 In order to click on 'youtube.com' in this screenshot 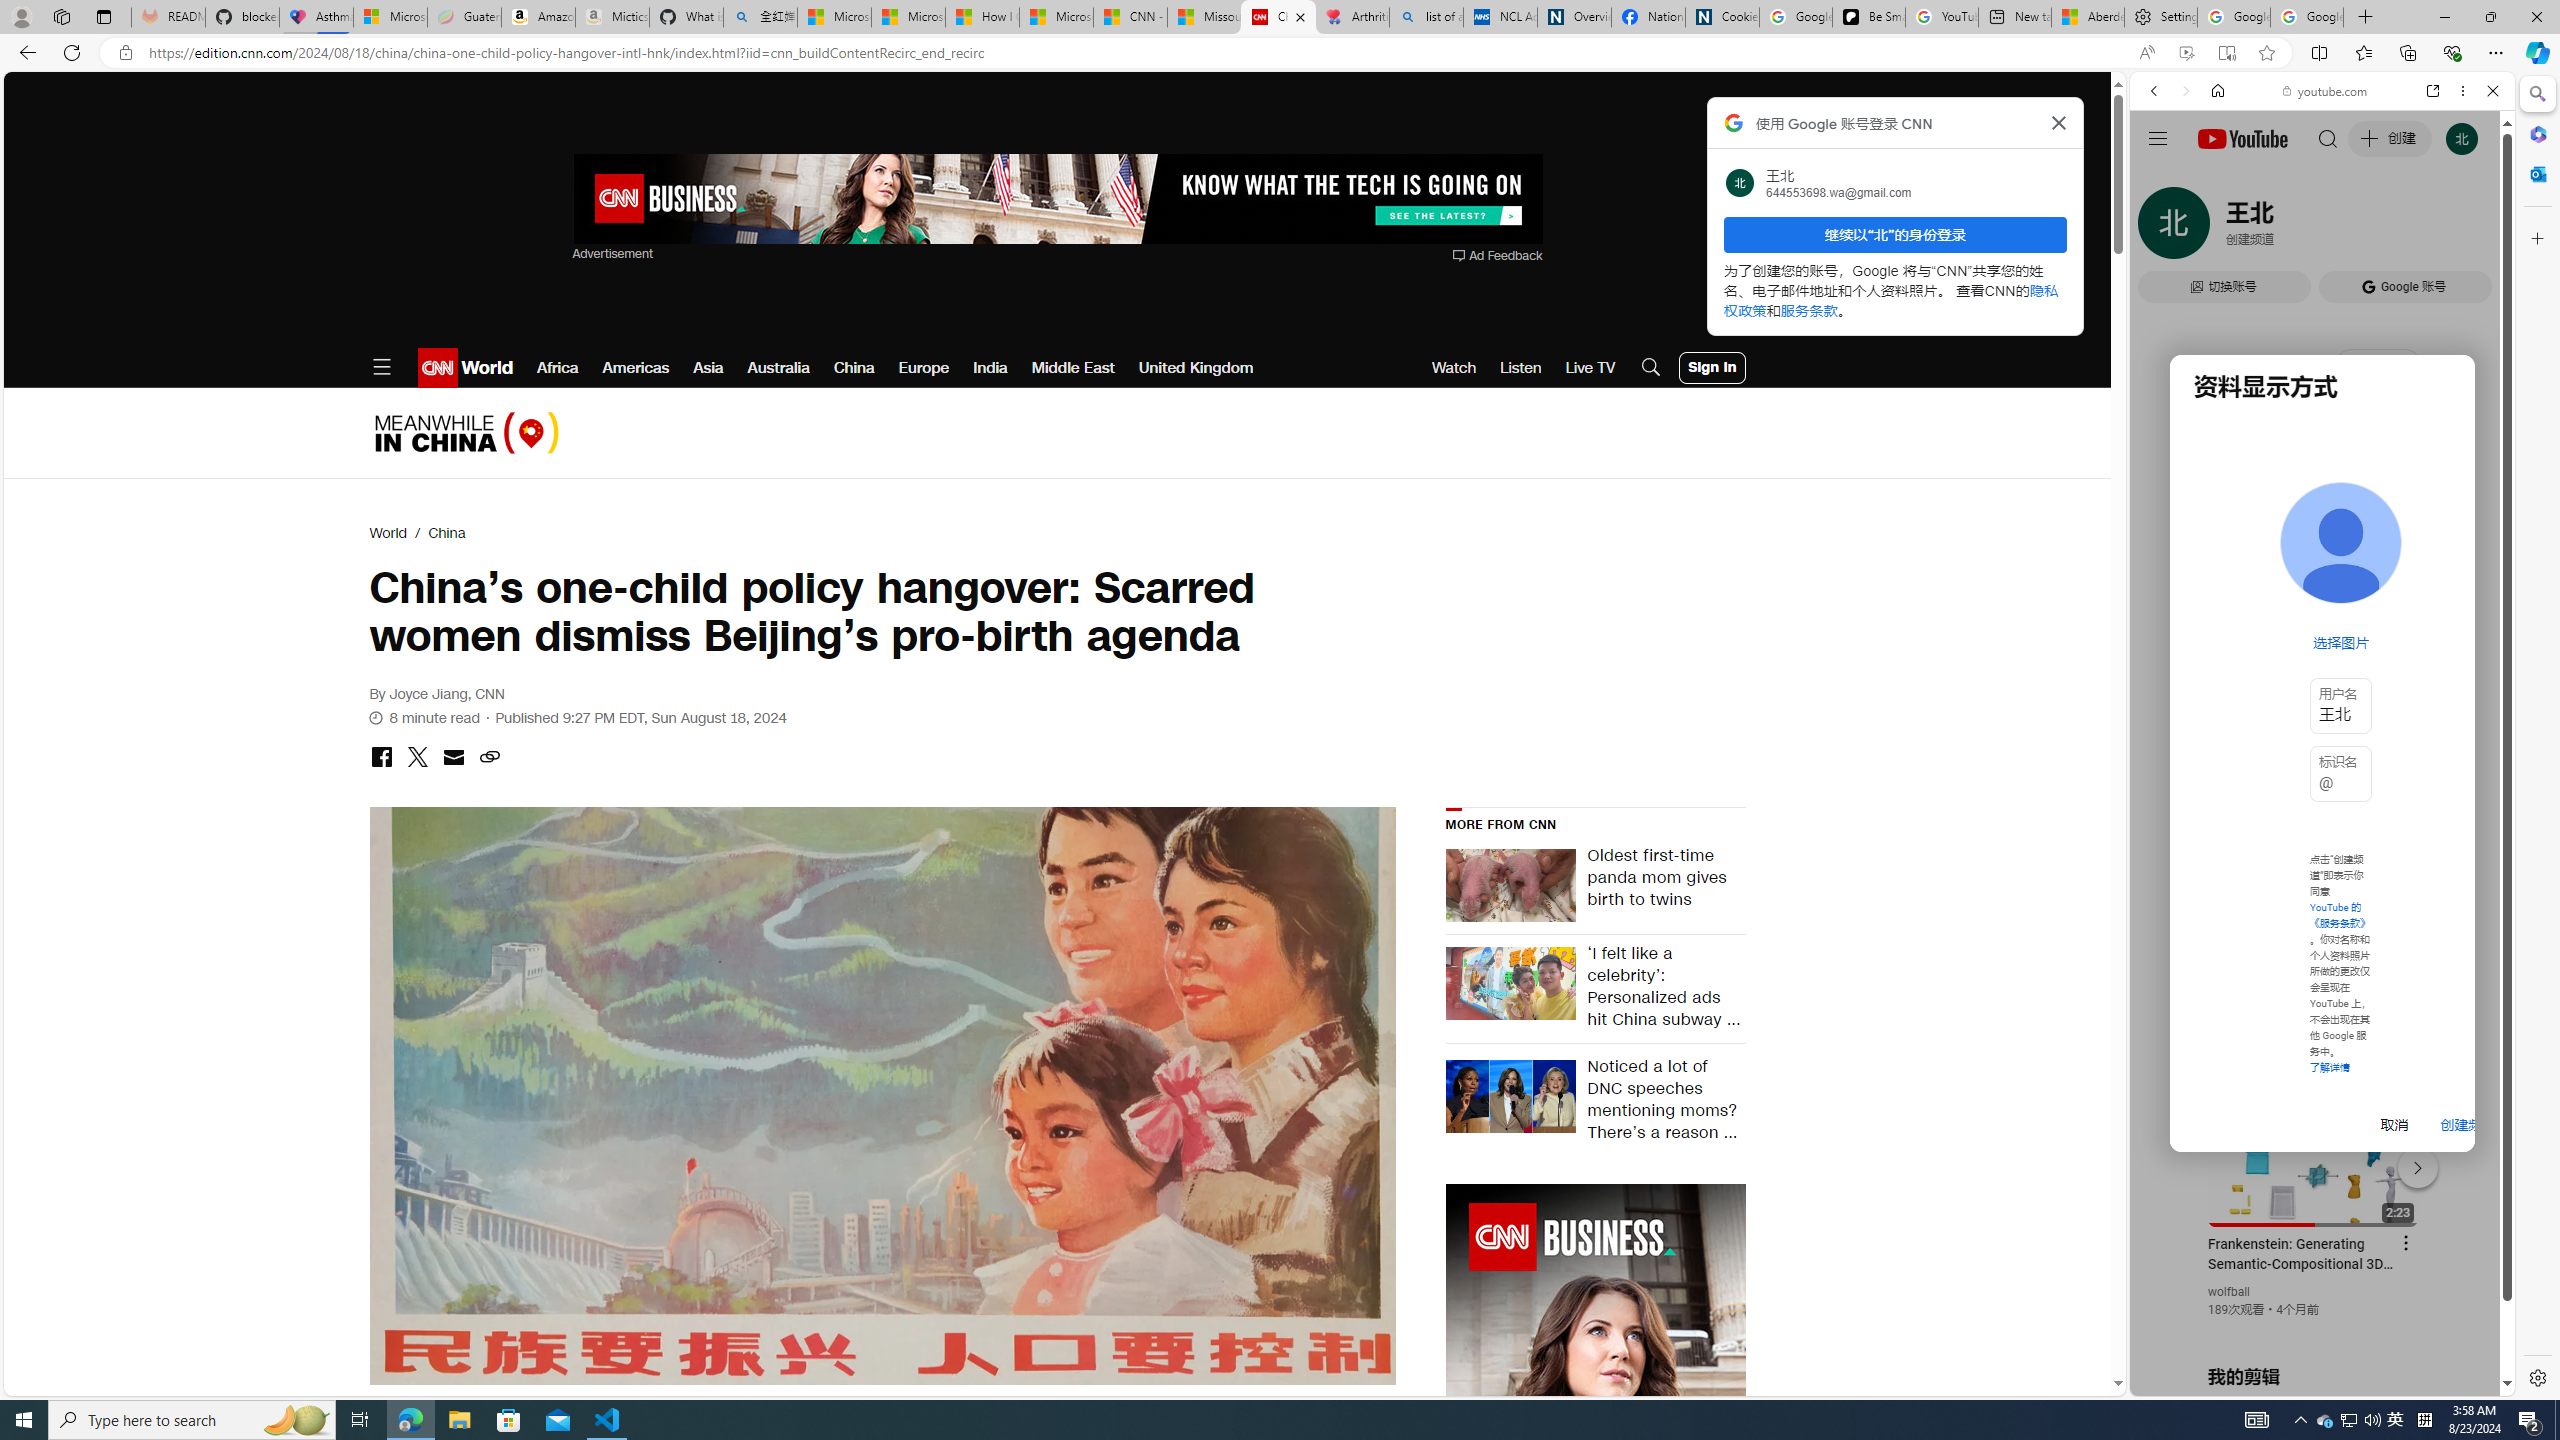, I will do `click(2324, 91)`.